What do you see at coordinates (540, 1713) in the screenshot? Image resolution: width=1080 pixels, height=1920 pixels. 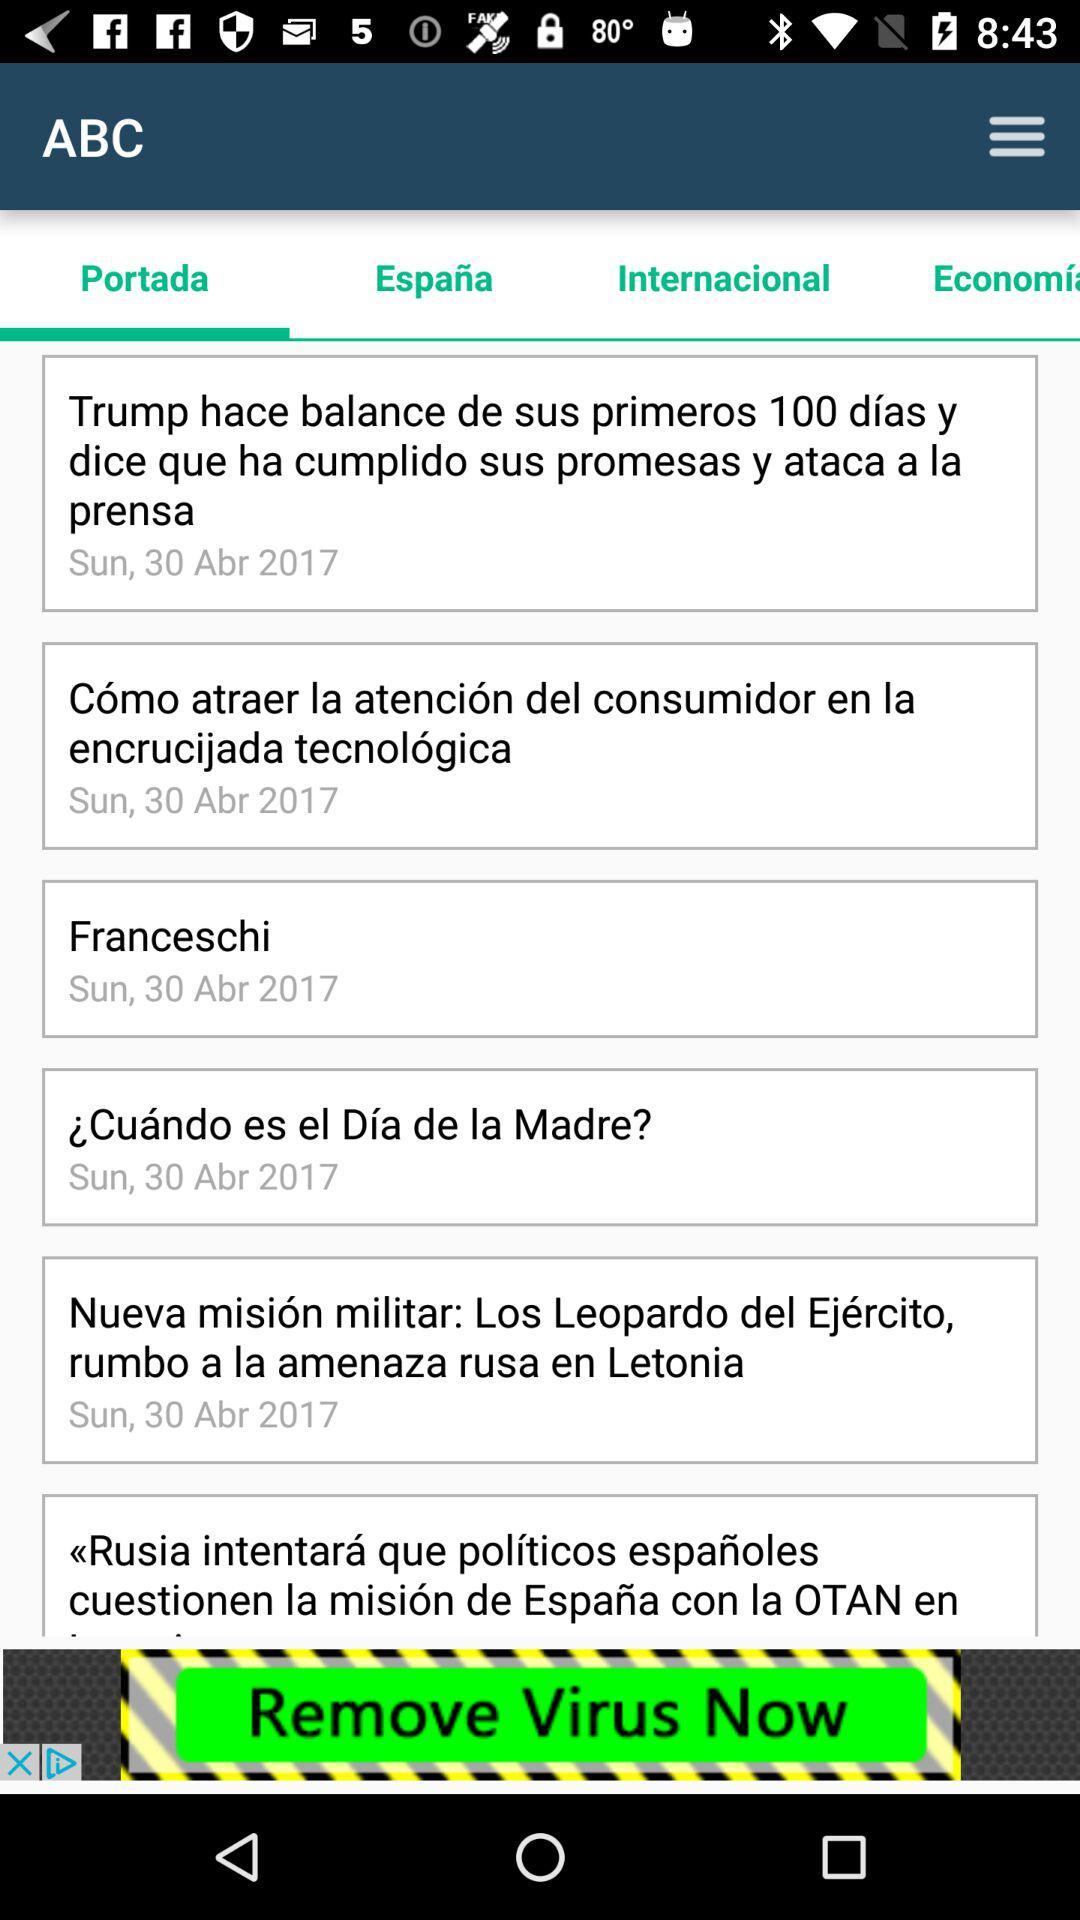 I see `click on advertisement` at bounding box center [540, 1713].